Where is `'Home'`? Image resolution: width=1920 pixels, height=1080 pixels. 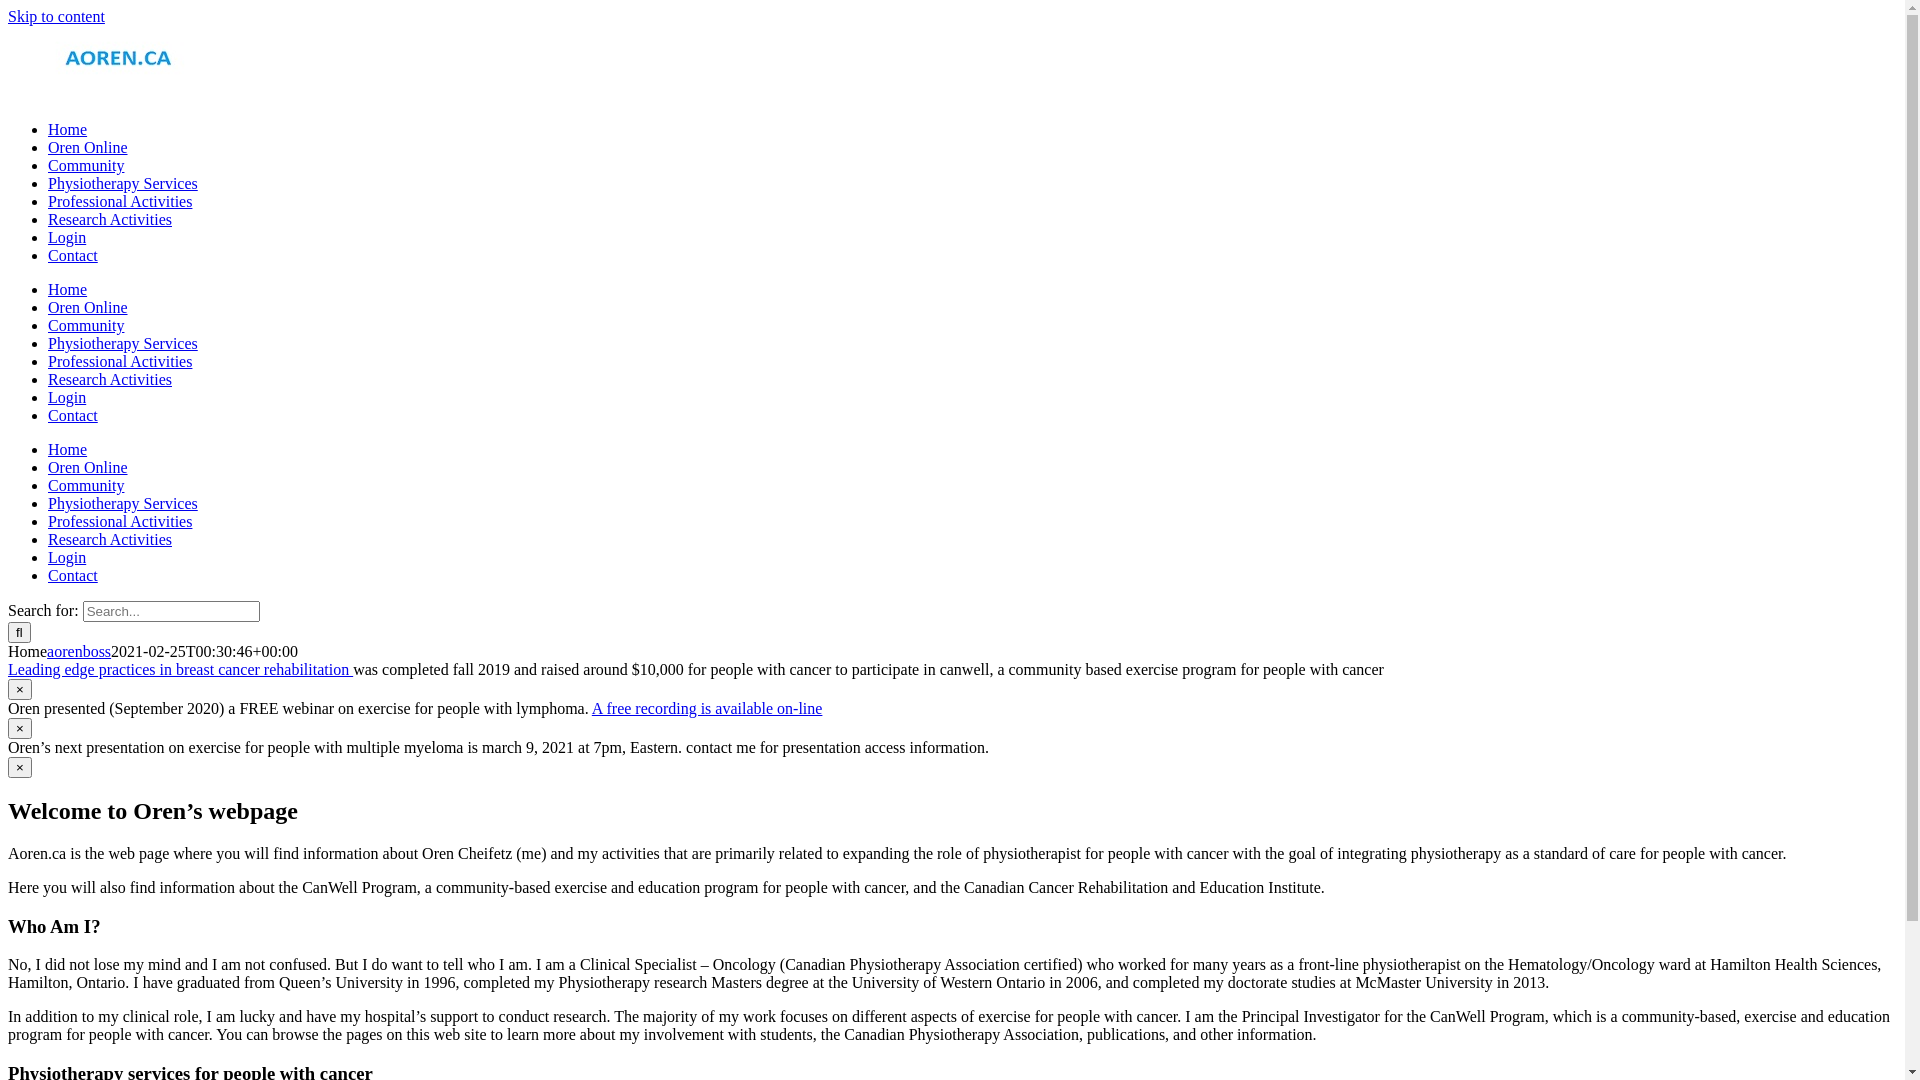
'Home' is located at coordinates (67, 129).